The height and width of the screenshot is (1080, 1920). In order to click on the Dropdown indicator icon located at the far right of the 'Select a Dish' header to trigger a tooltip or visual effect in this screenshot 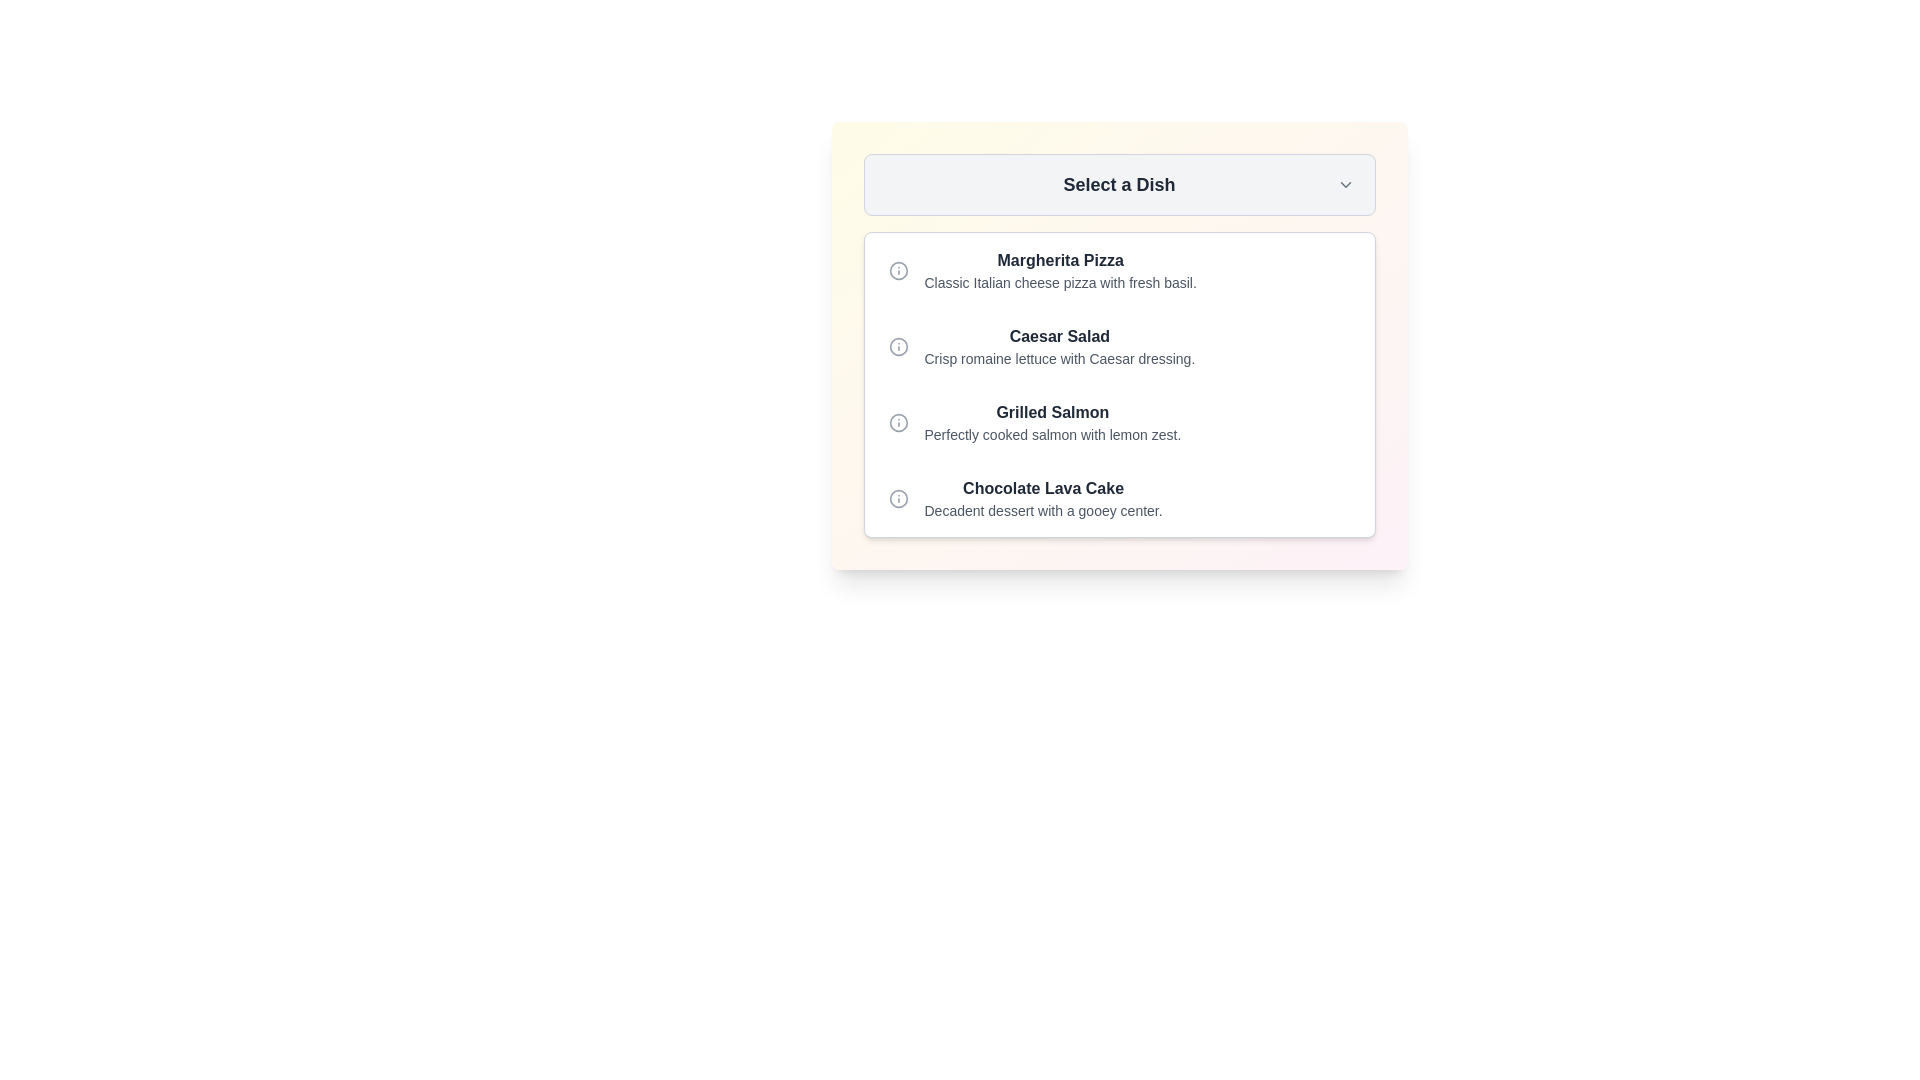, I will do `click(1345, 185)`.